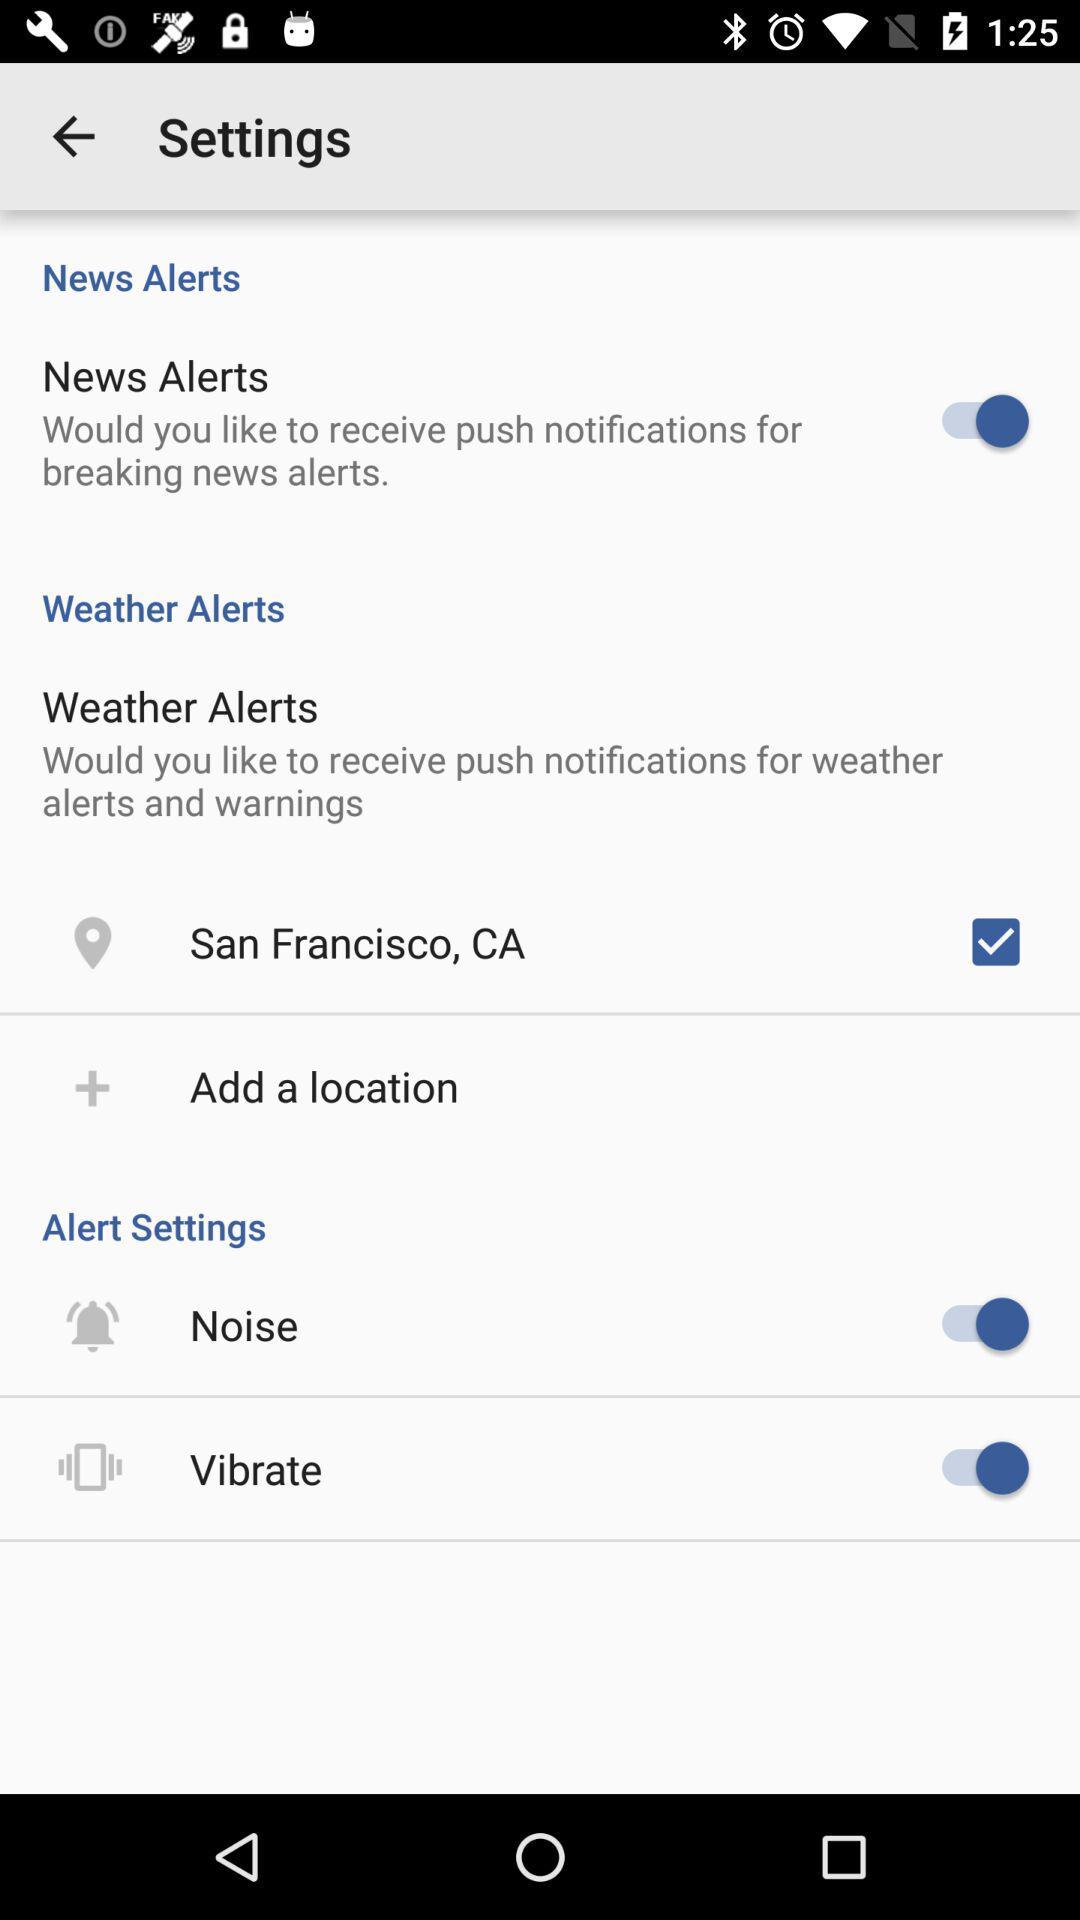 The width and height of the screenshot is (1080, 1920). I want to click on vibrate, so click(255, 1468).